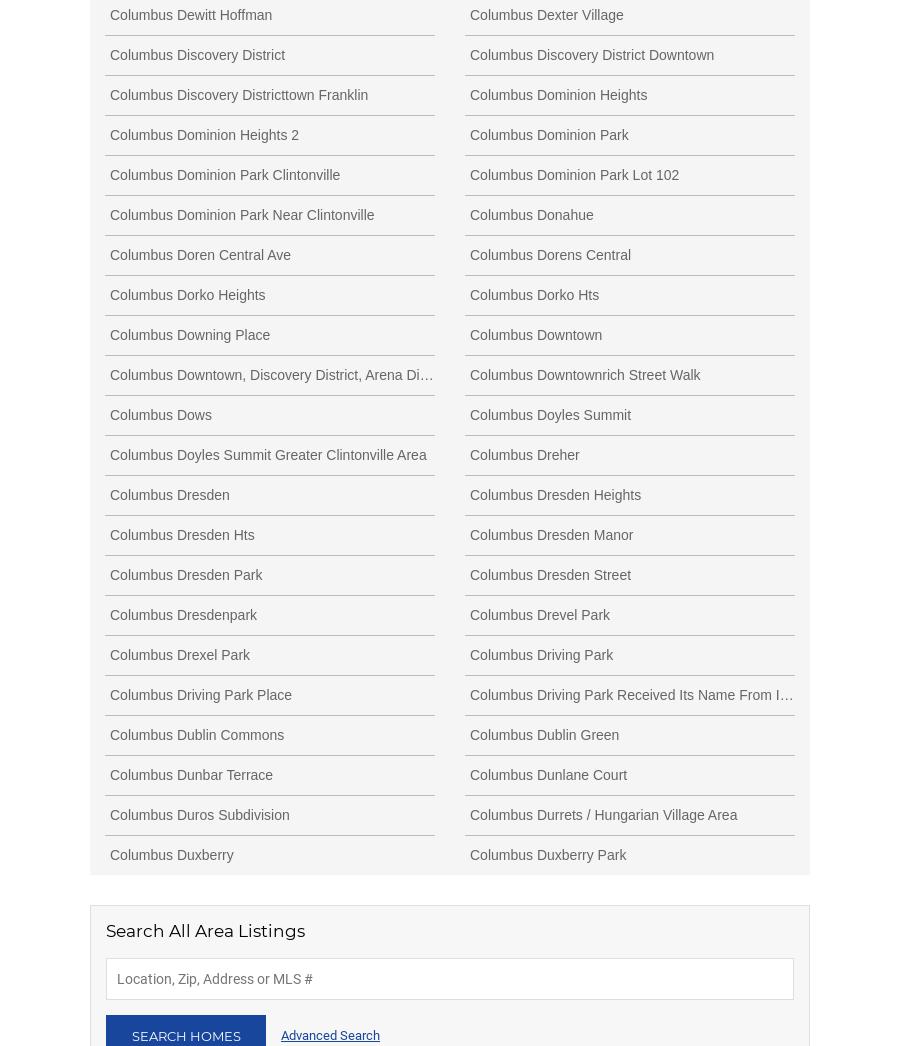 This screenshot has width=900, height=1046. What do you see at coordinates (468, 532) in the screenshot?
I see `'Columbus Dresden Manor'` at bounding box center [468, 532].